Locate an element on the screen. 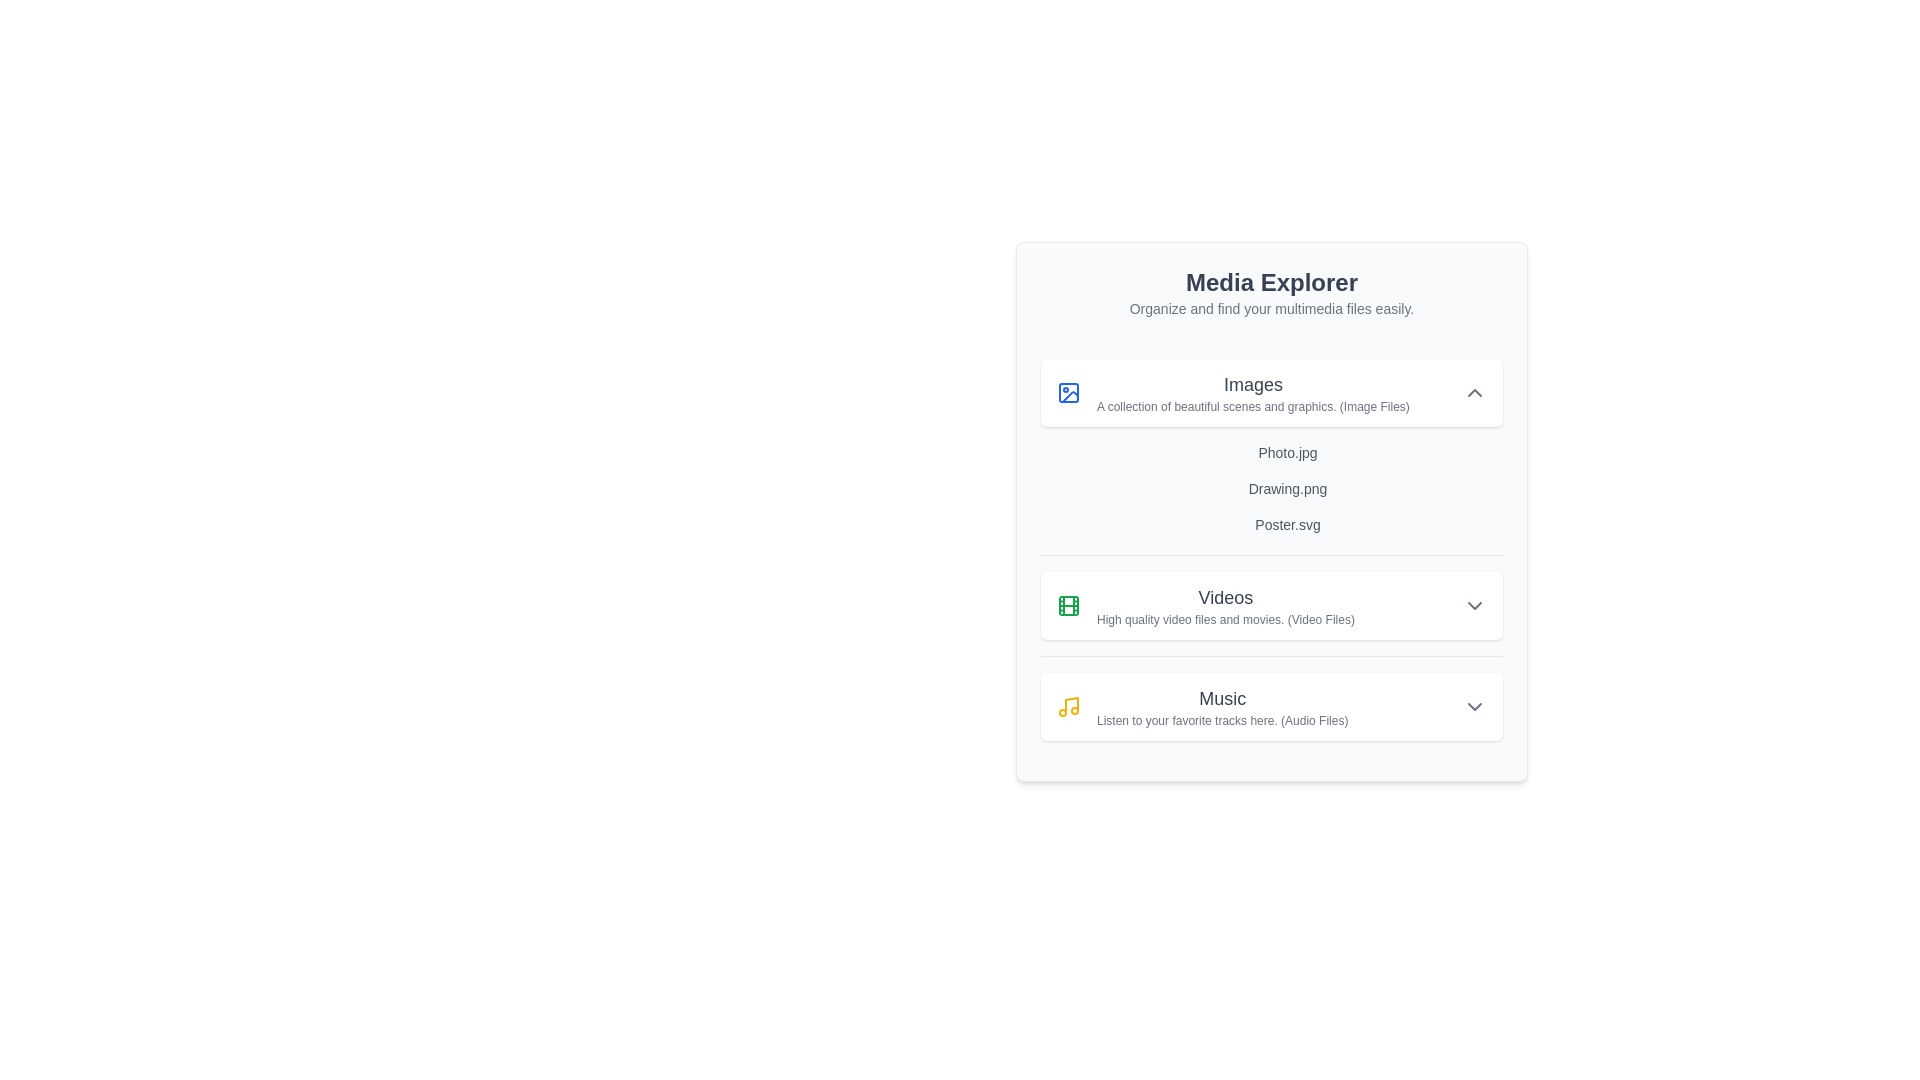 The width and height of the screenshot is (1920, 1080). the descriptive text label located directly below the 'Music' text in the music section of the interface is located at coordinates (1221, 721).